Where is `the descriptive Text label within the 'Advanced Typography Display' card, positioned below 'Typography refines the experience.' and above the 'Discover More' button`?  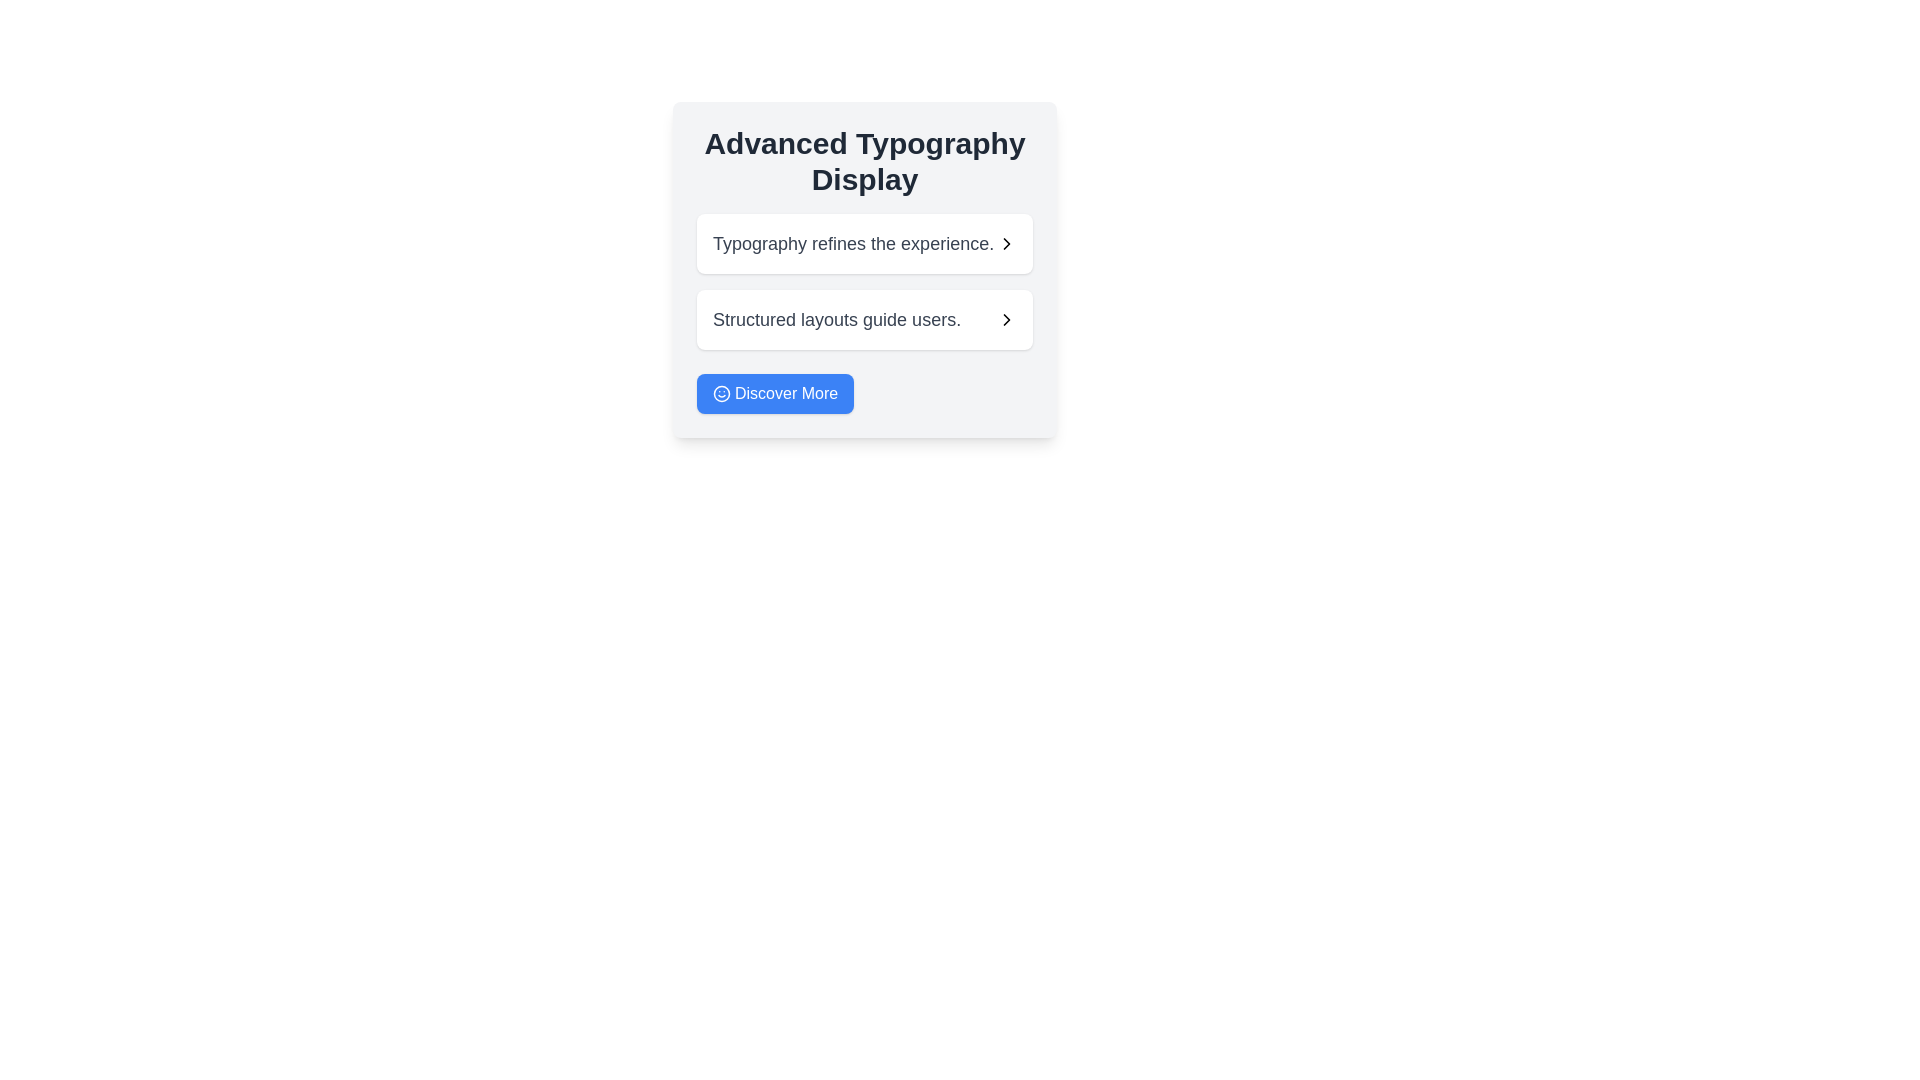
the descriptive Text label within the 'Advanced Typography Display' card, positioned below 'Typography refines the experience.' and above the 'Discover More' button is located at coordinates (837, 319).